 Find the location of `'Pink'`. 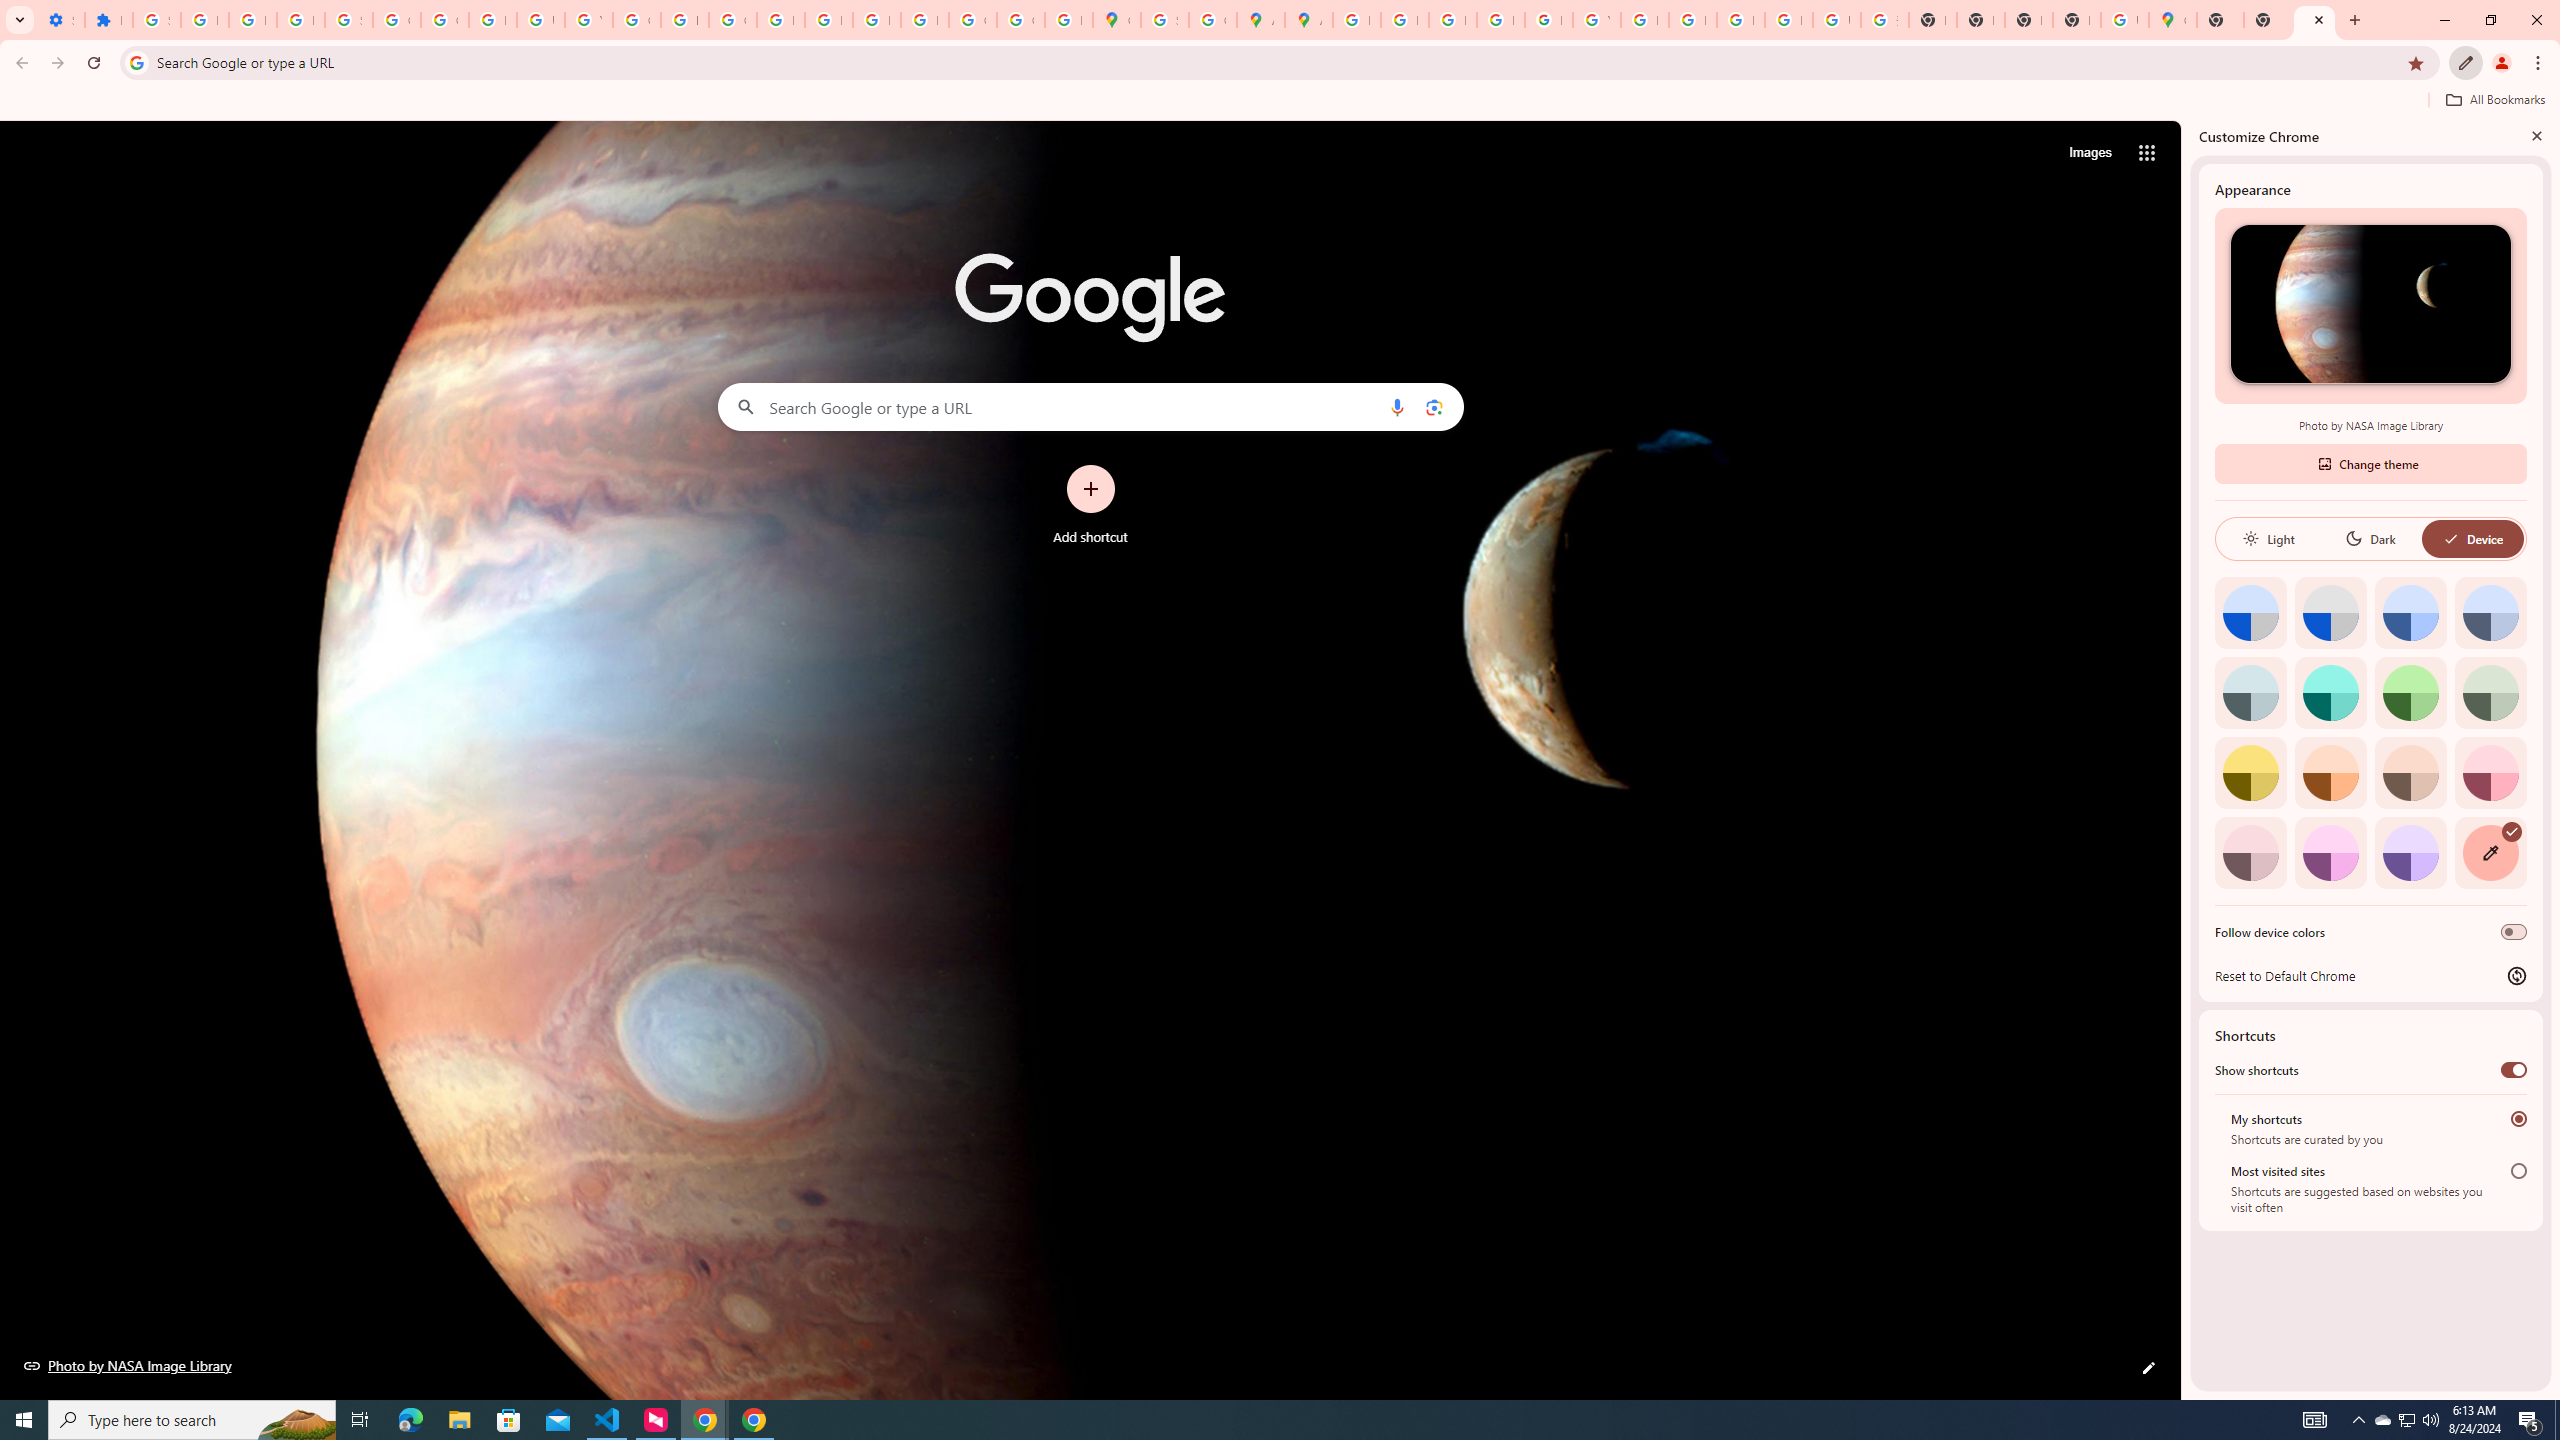

'Pink' is located at coordinates (2250, 851).